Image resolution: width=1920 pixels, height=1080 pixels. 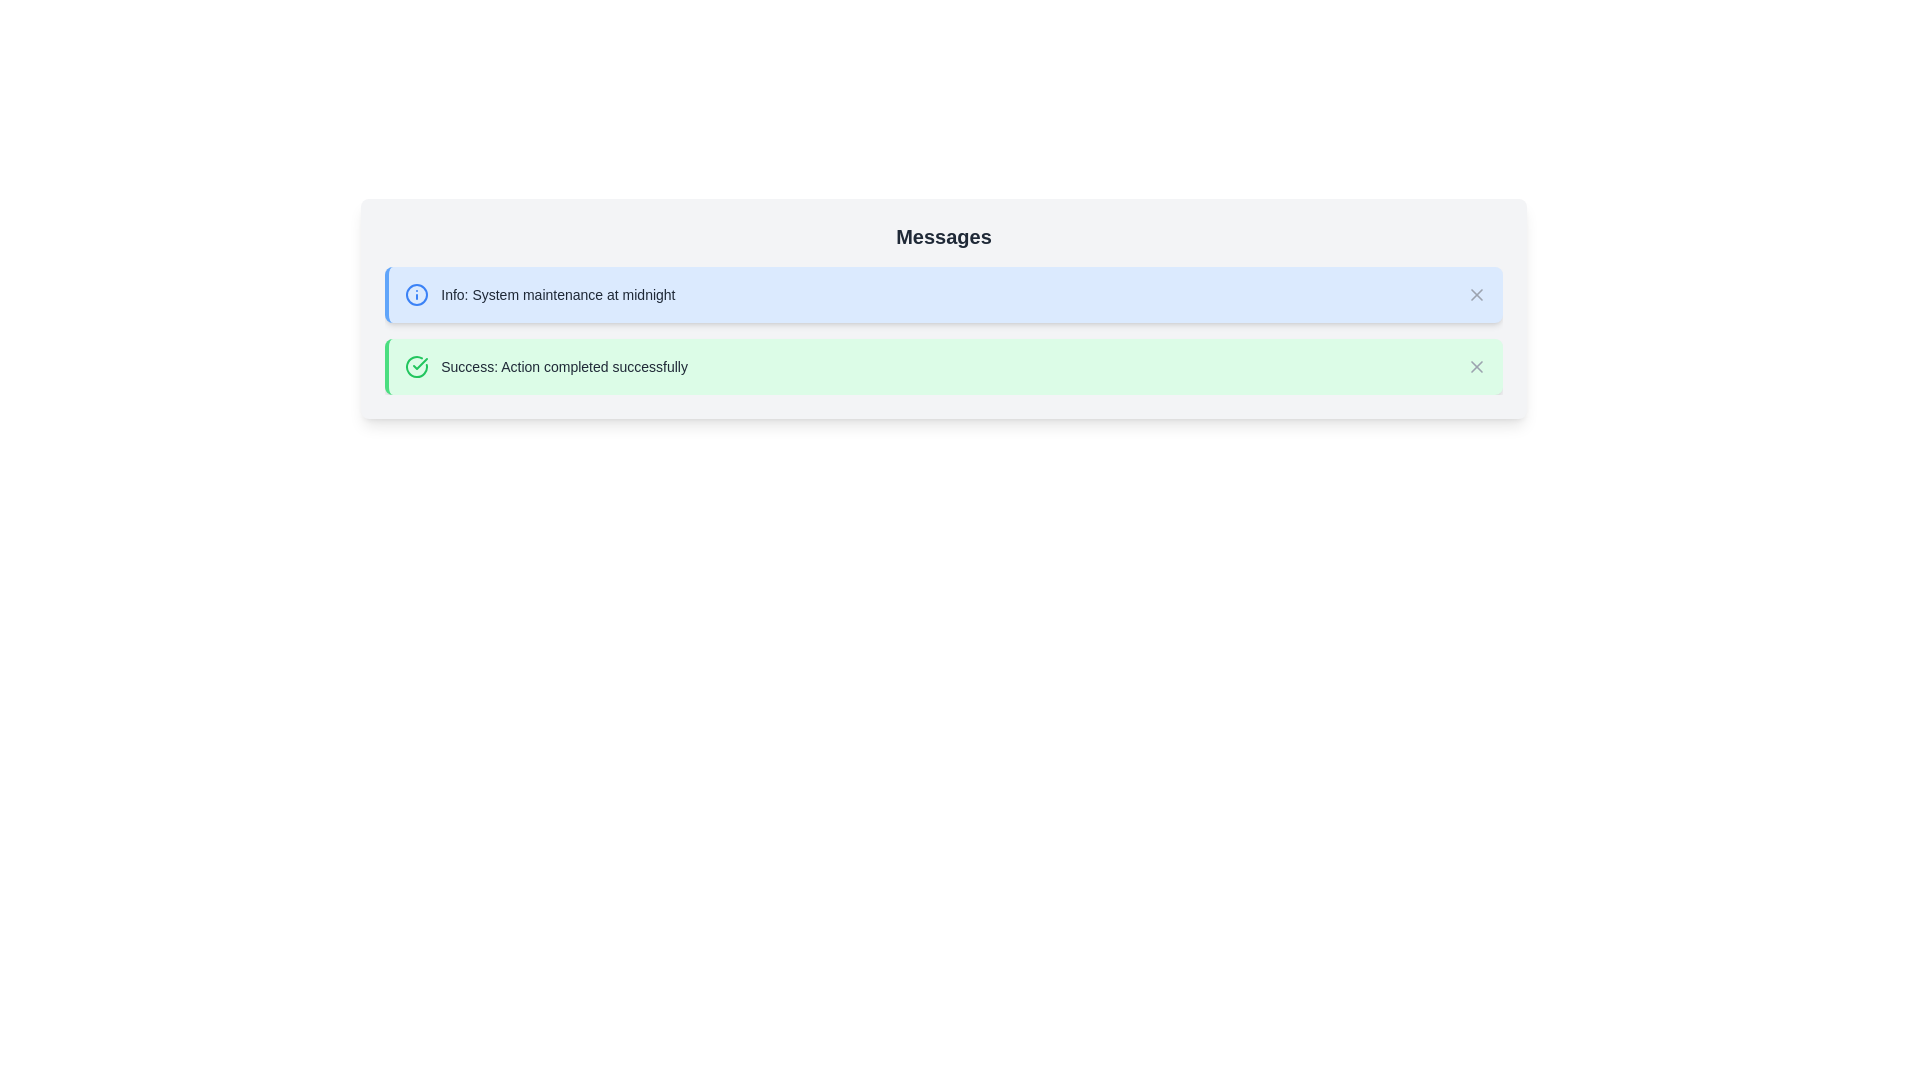 What do you see at coordinates (546, 366) in the screenshot?
I see `text 'Success: Action completed successfully' displayed in smaller gray text within a green notification box, which is preceded by a green circular checkmark icon` at bounding box center [546, 366].